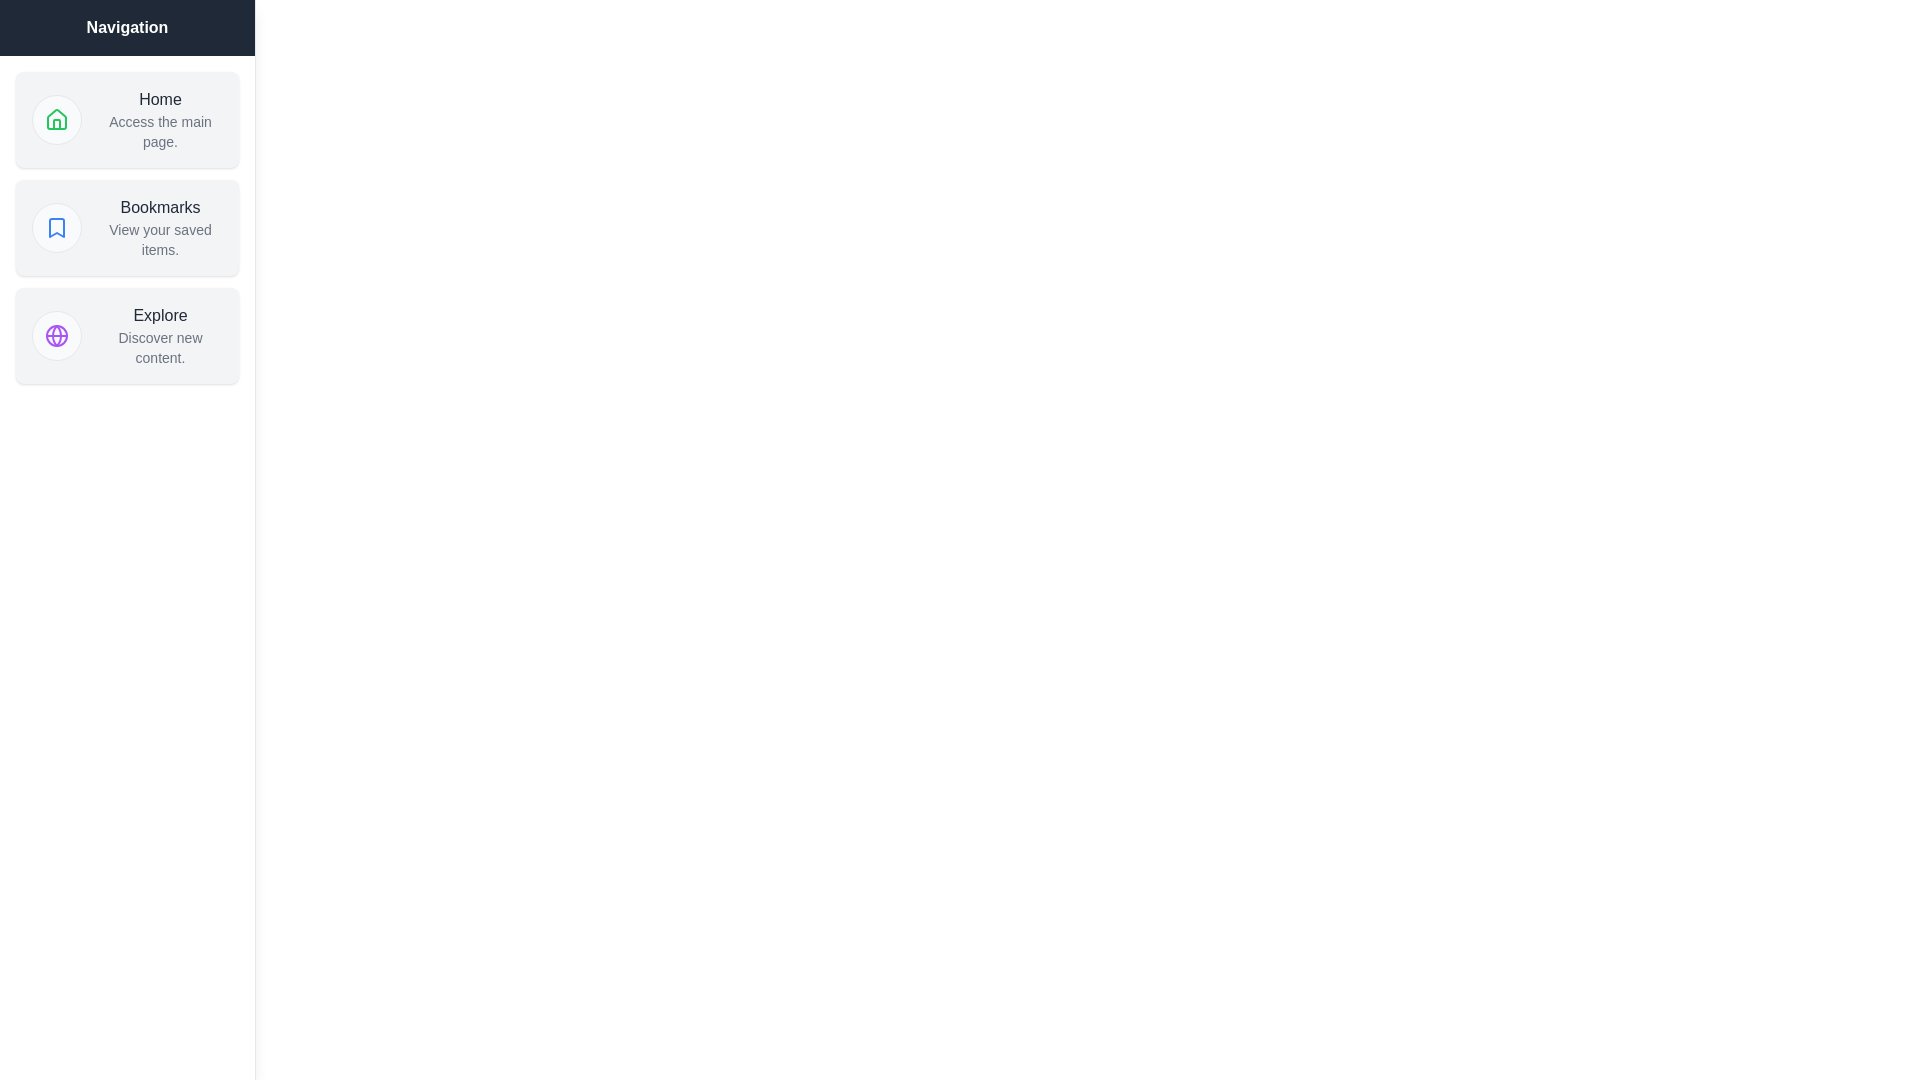  What do you see at coordinates (126, 119) in the screenshot?
I see `the 'Home' menu item in the navigation drawer` at bounding box center [126, 119].